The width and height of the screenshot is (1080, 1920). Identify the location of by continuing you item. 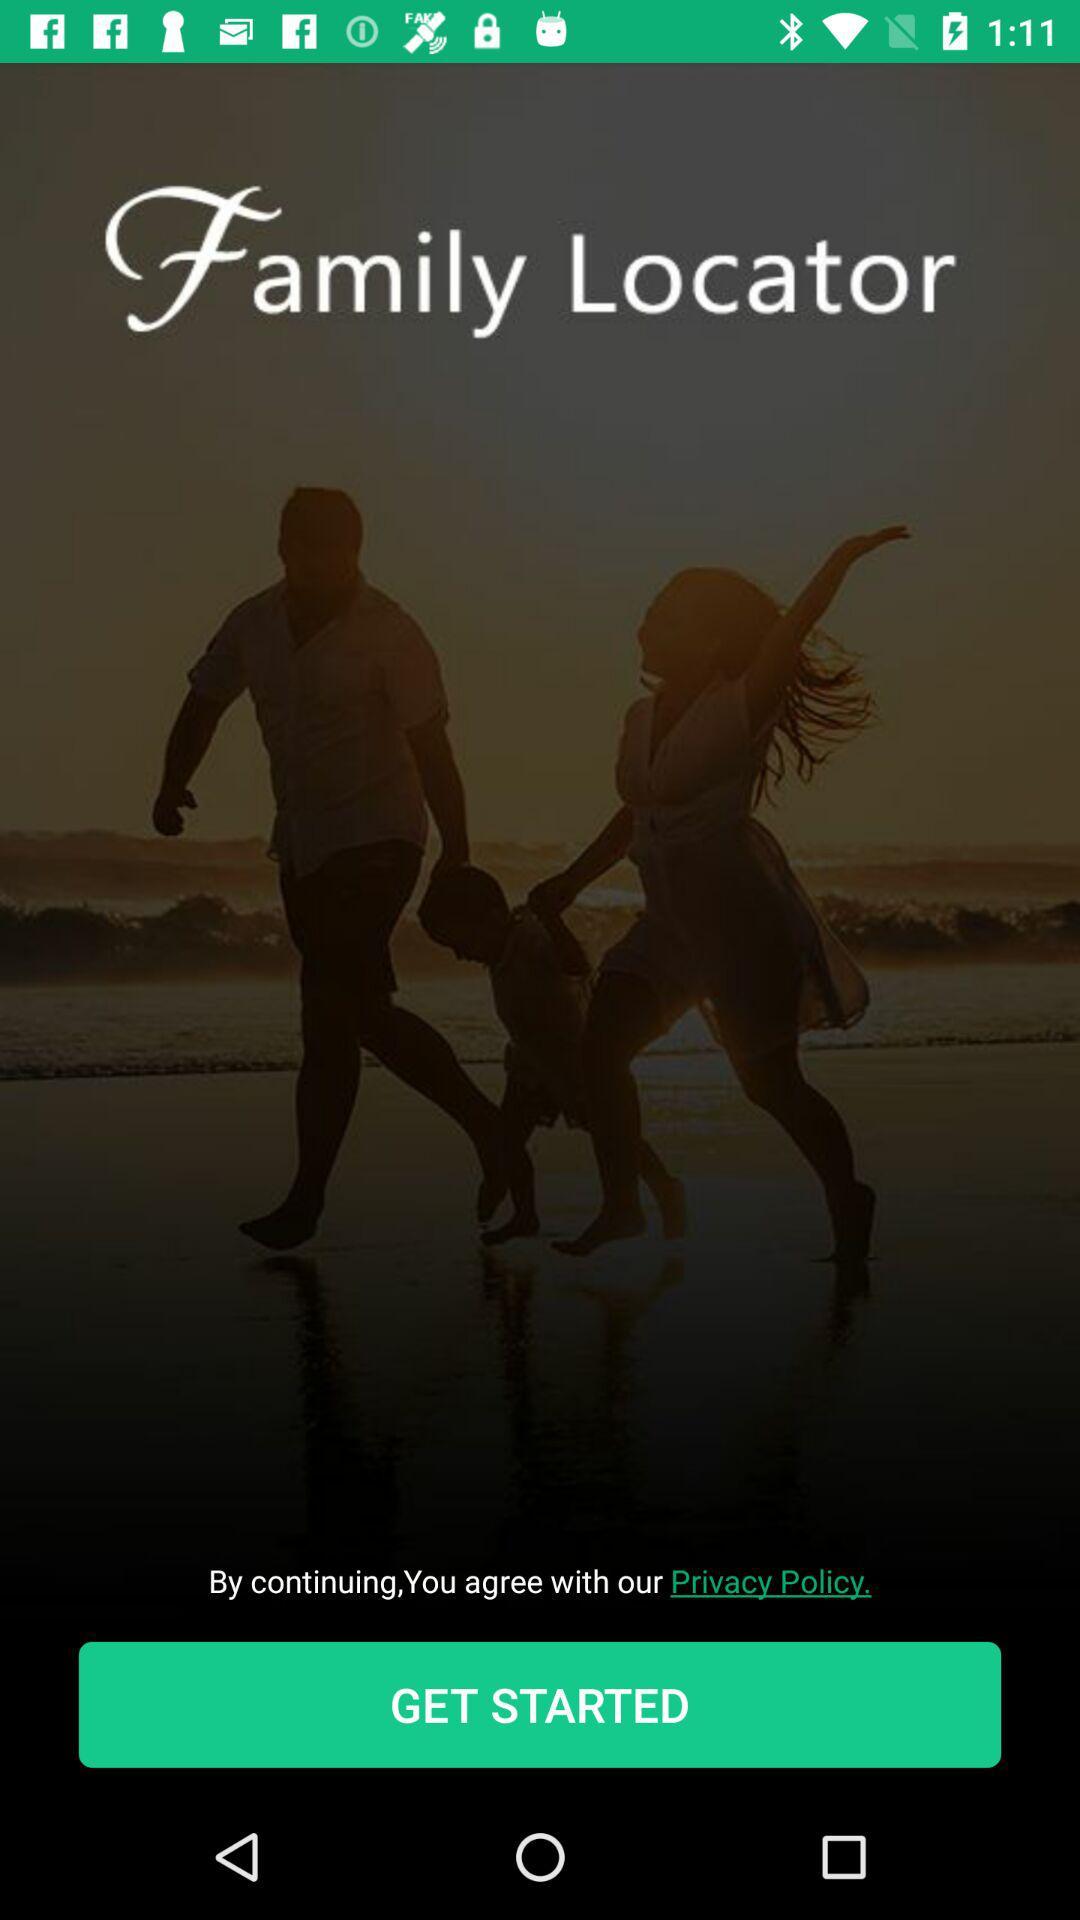
(540, 1579).